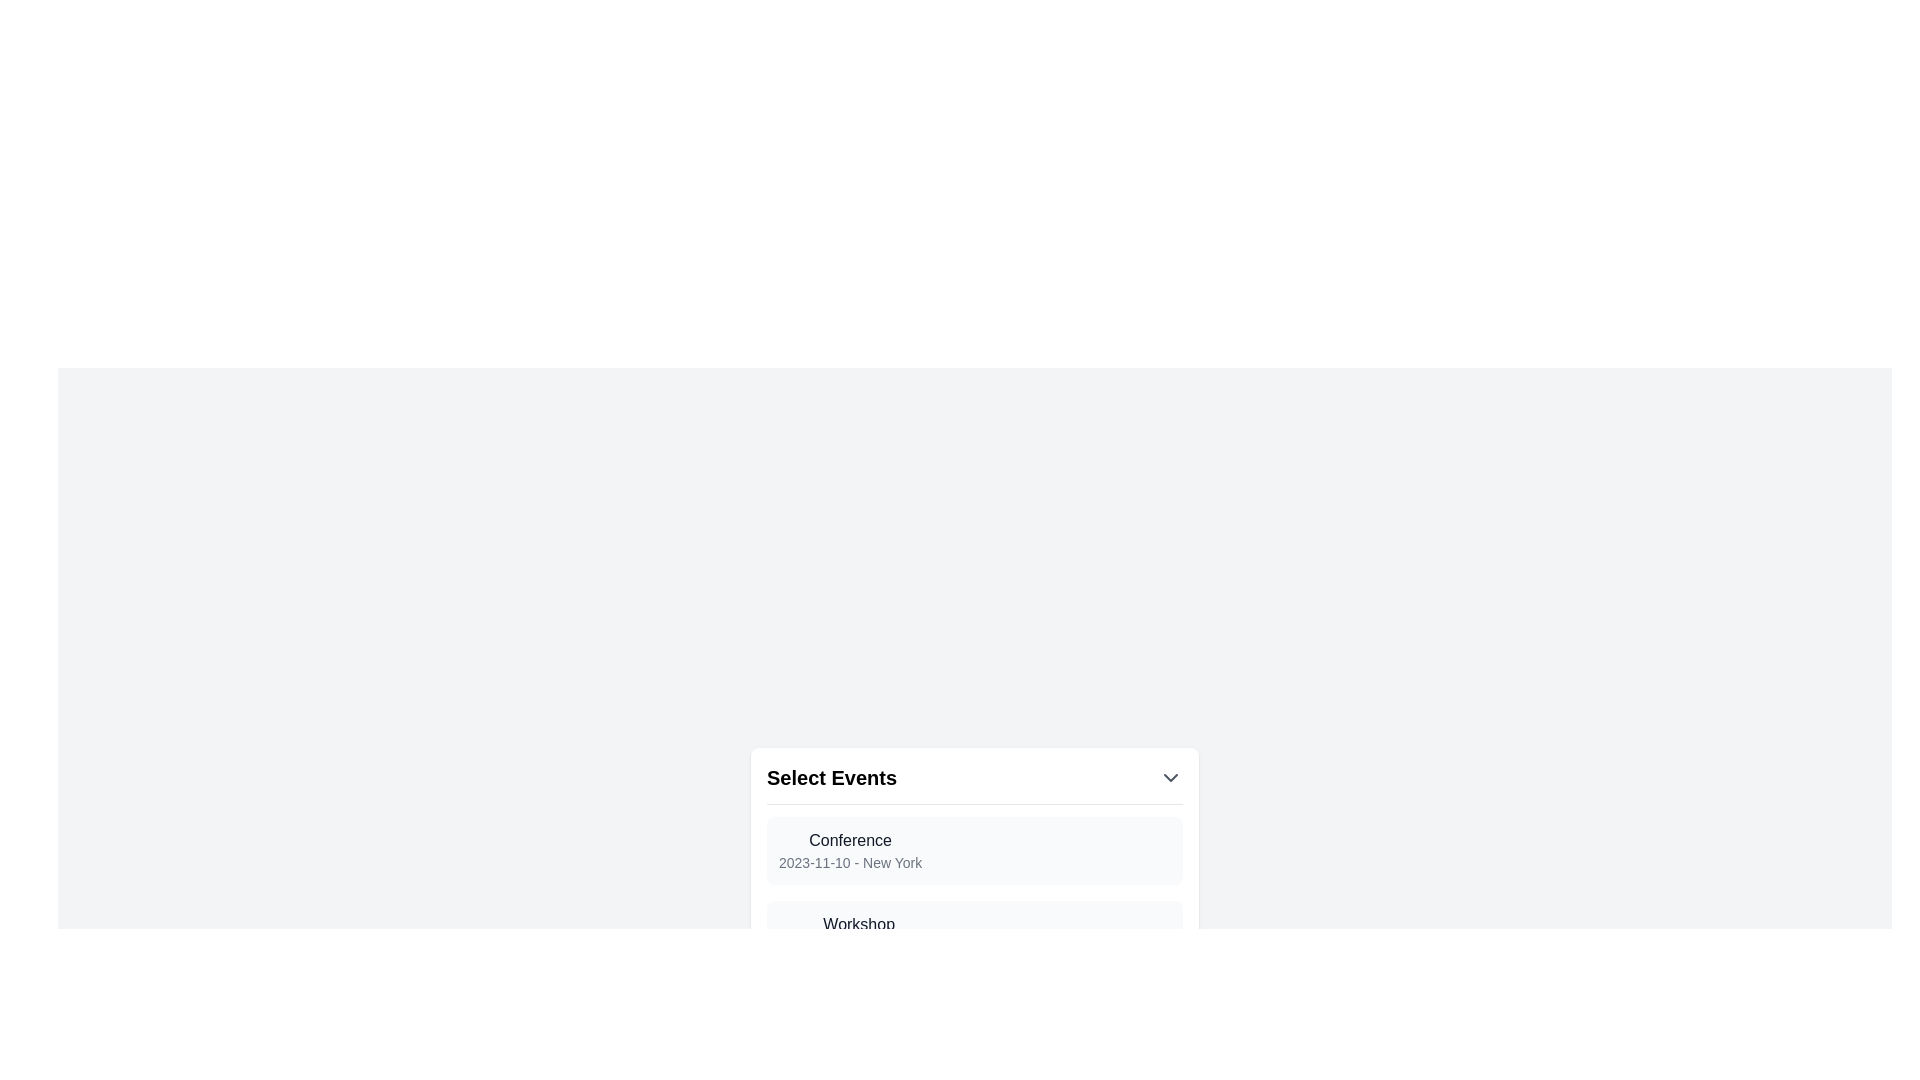 This screenshot has height=1080, width=1920. What do you see at coordinates (850, 840) in the screenshot?
I see `the 'Conference' text label` at bounding box center [850, 840].